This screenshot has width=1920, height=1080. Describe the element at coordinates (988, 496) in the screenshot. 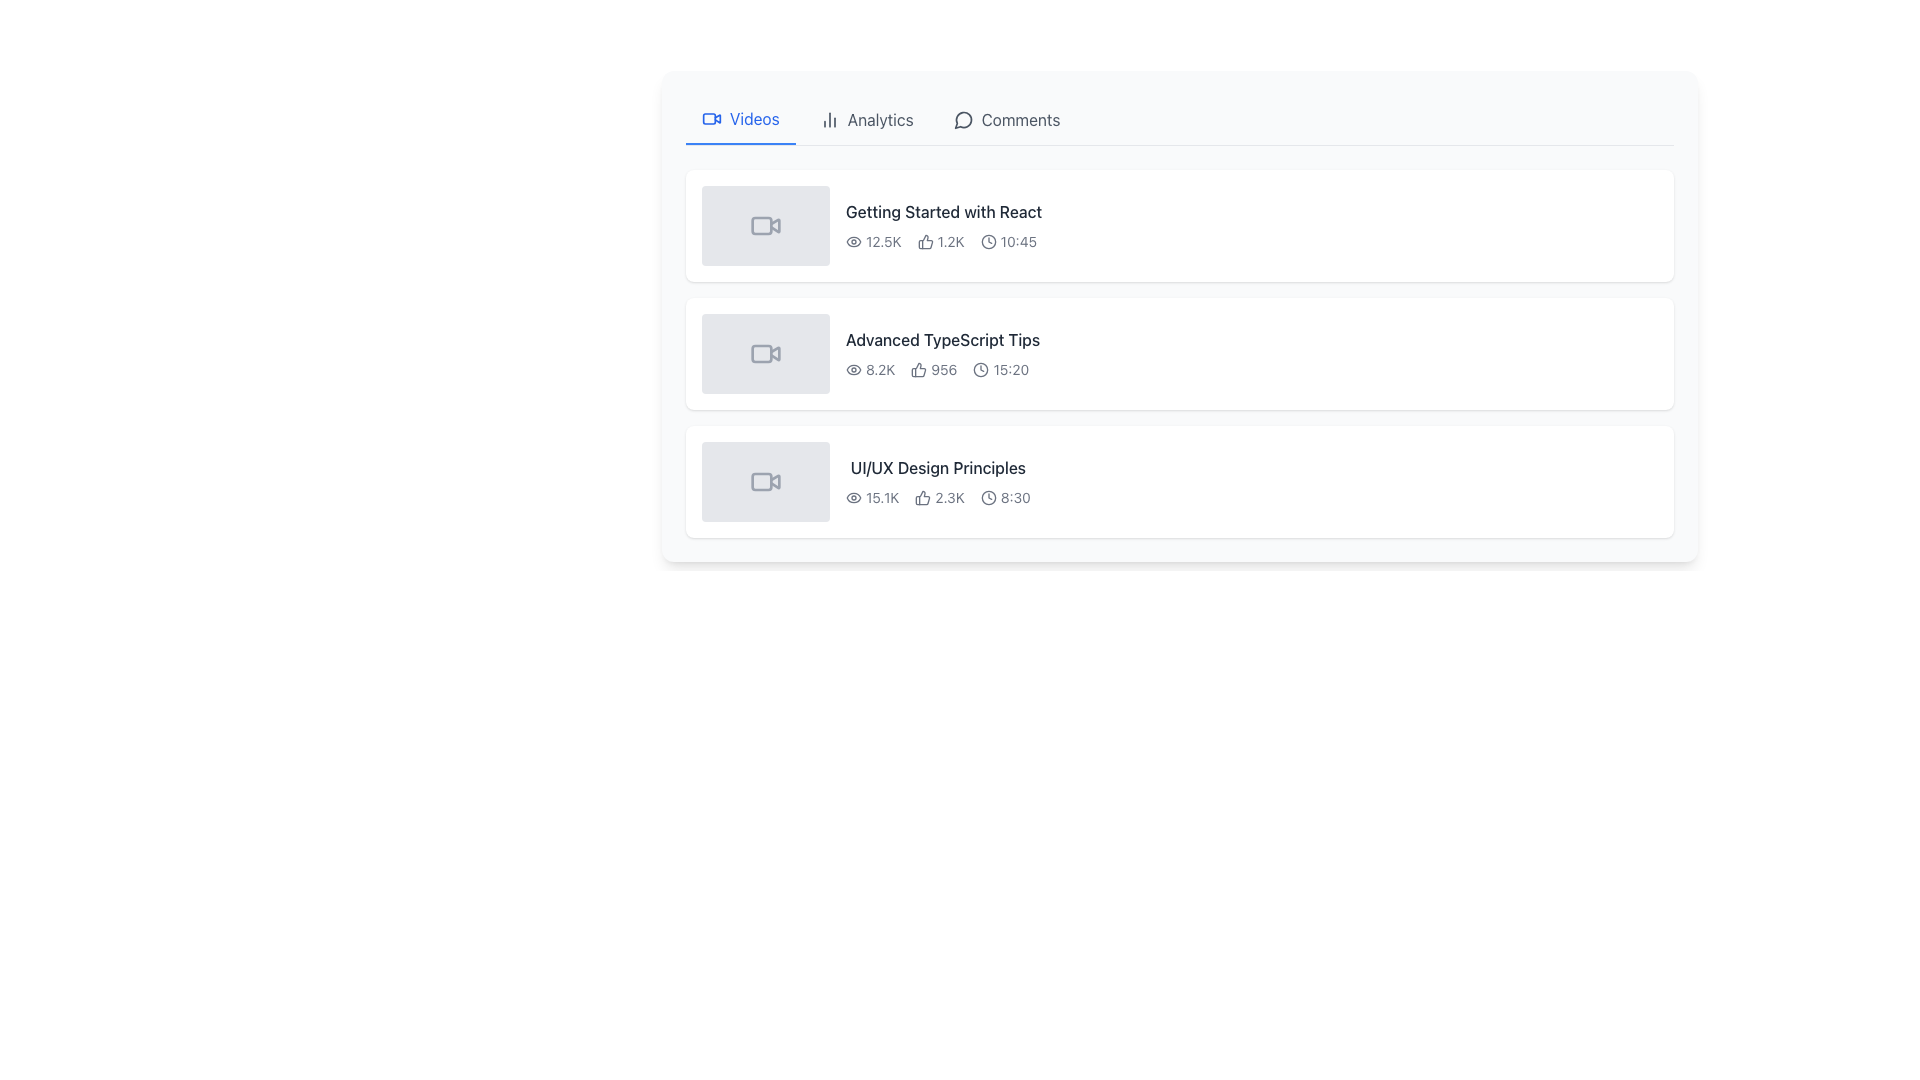

I see `the circular shape within the clock icon that is located next to the duration of the 'UI/UX Design Principles' video` at that location.